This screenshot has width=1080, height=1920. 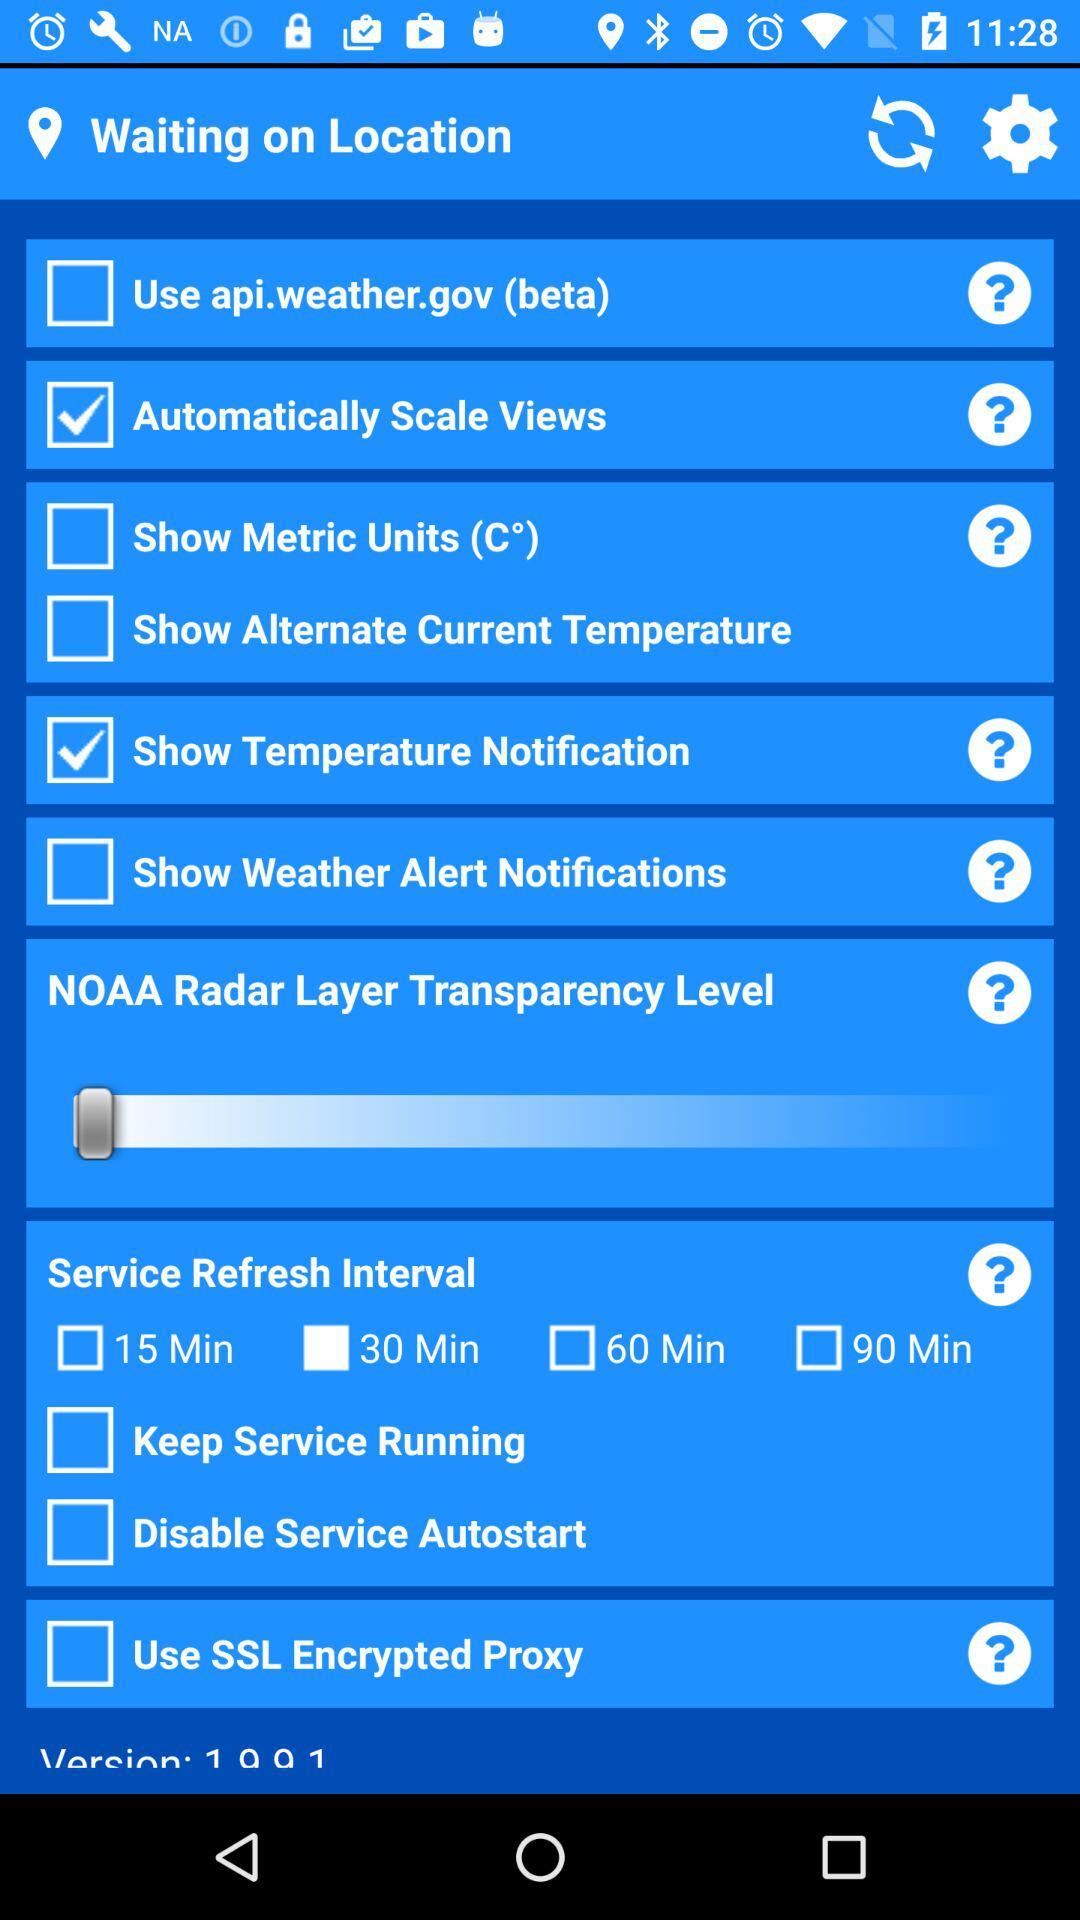 What do you see at coordinates (999, 1274) in the screenshot?
I see `the help icon` at bounding box center [999, 1274].